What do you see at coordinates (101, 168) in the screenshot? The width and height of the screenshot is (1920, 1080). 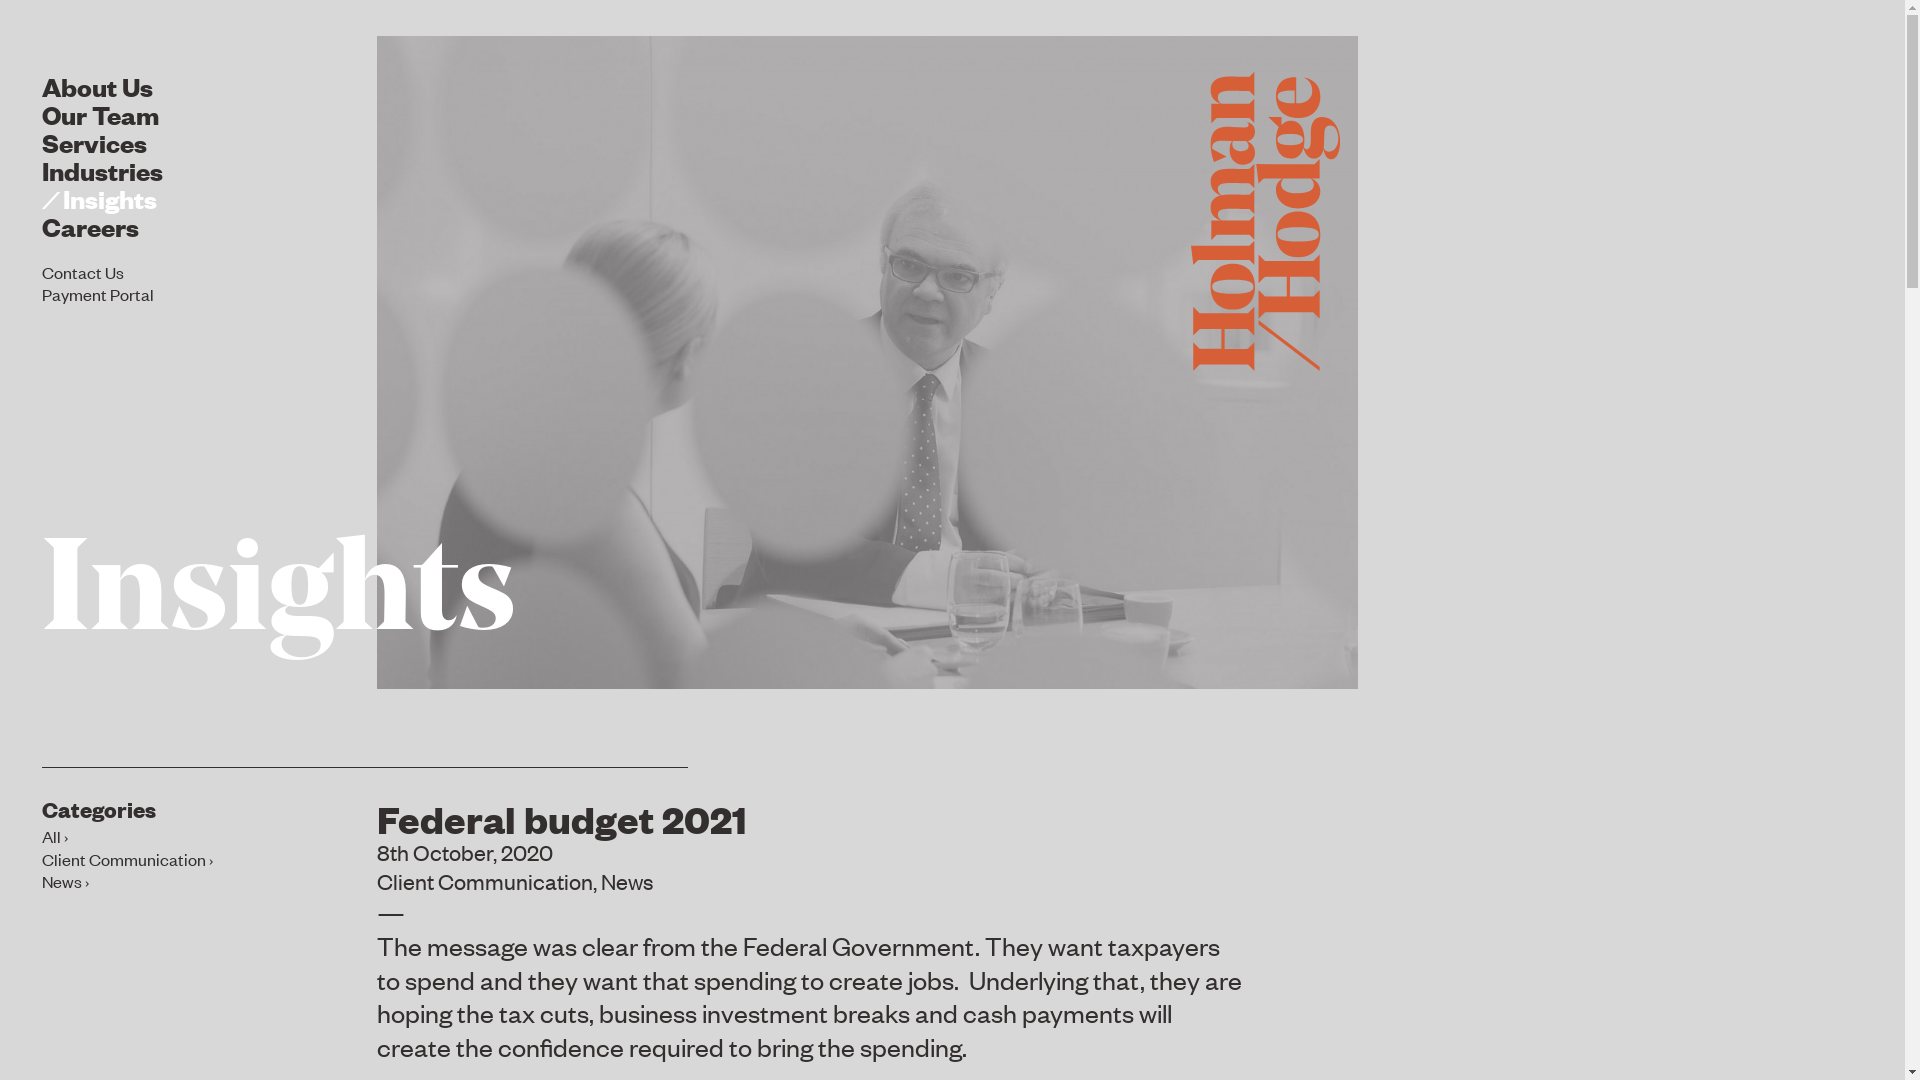 I see `'Industries'` at bounding box center [101, 168].